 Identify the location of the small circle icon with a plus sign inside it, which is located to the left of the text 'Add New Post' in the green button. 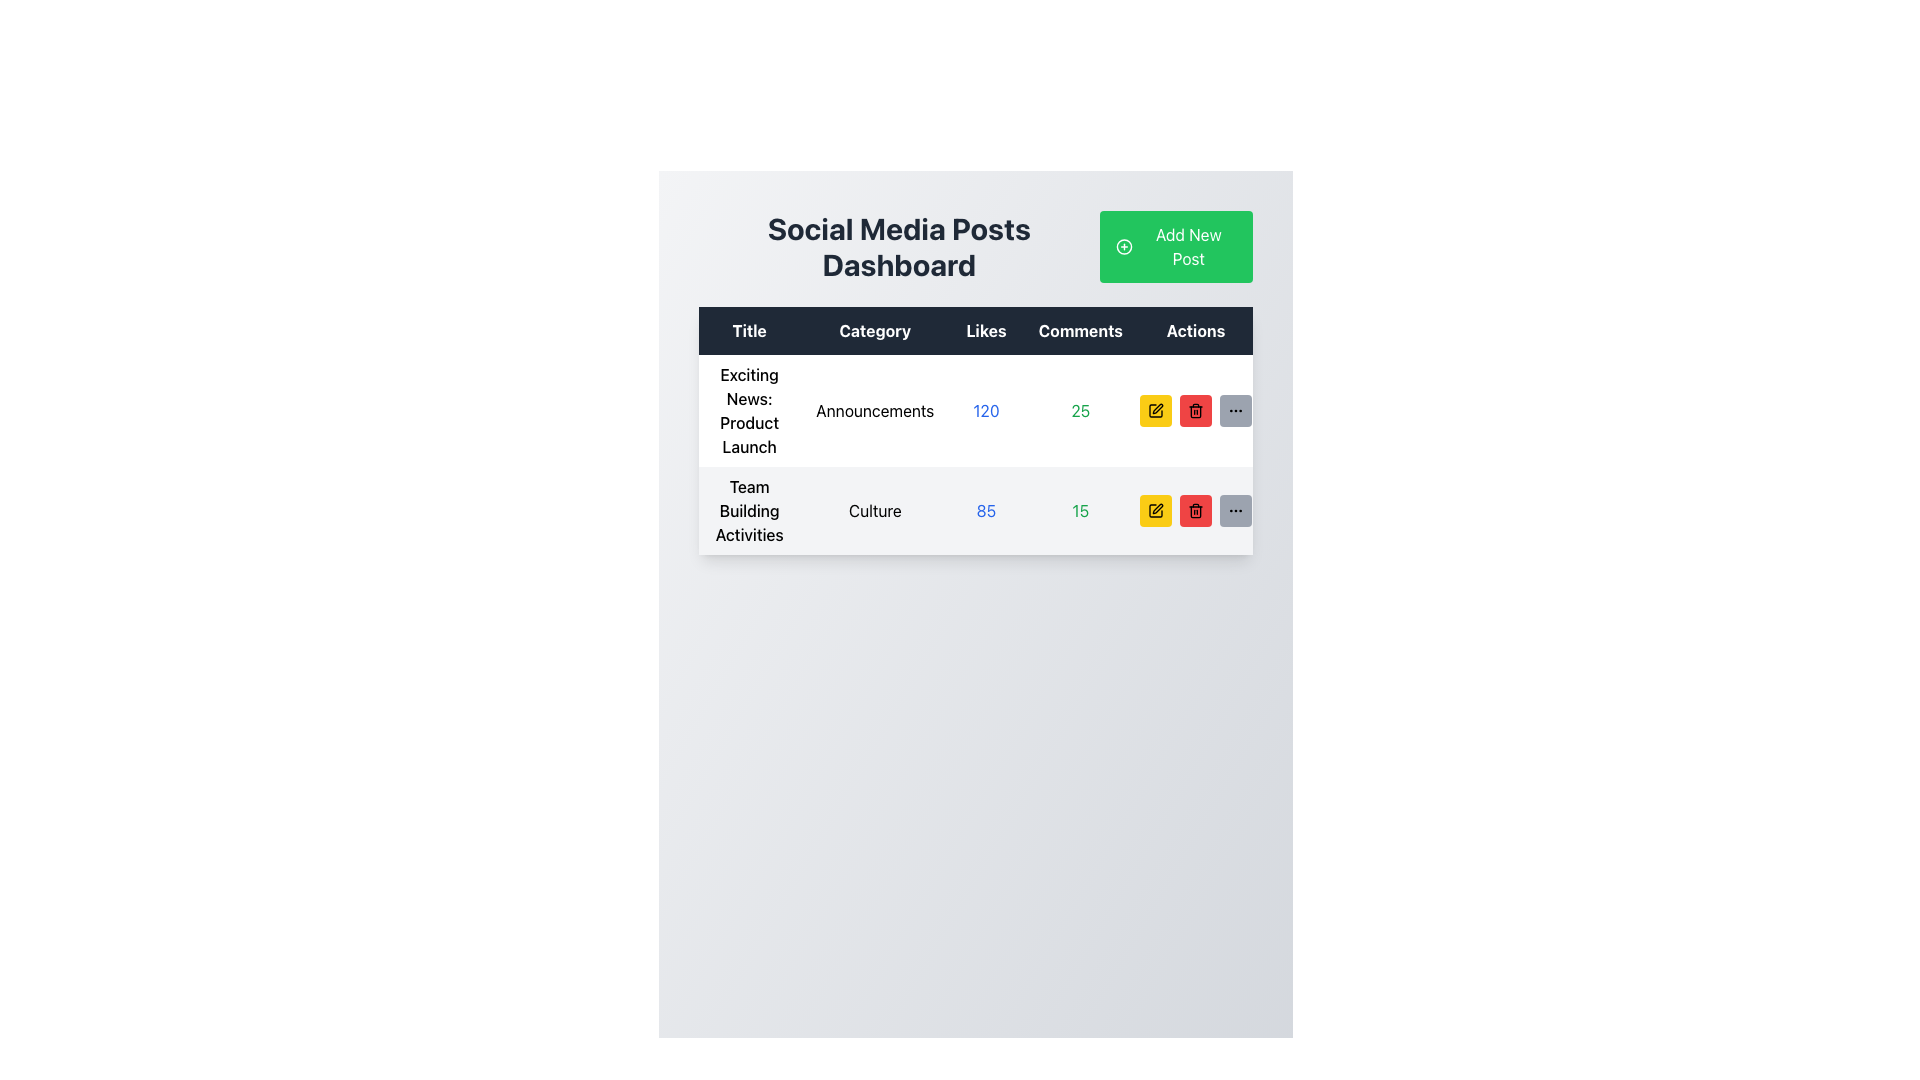
(1124, 245).